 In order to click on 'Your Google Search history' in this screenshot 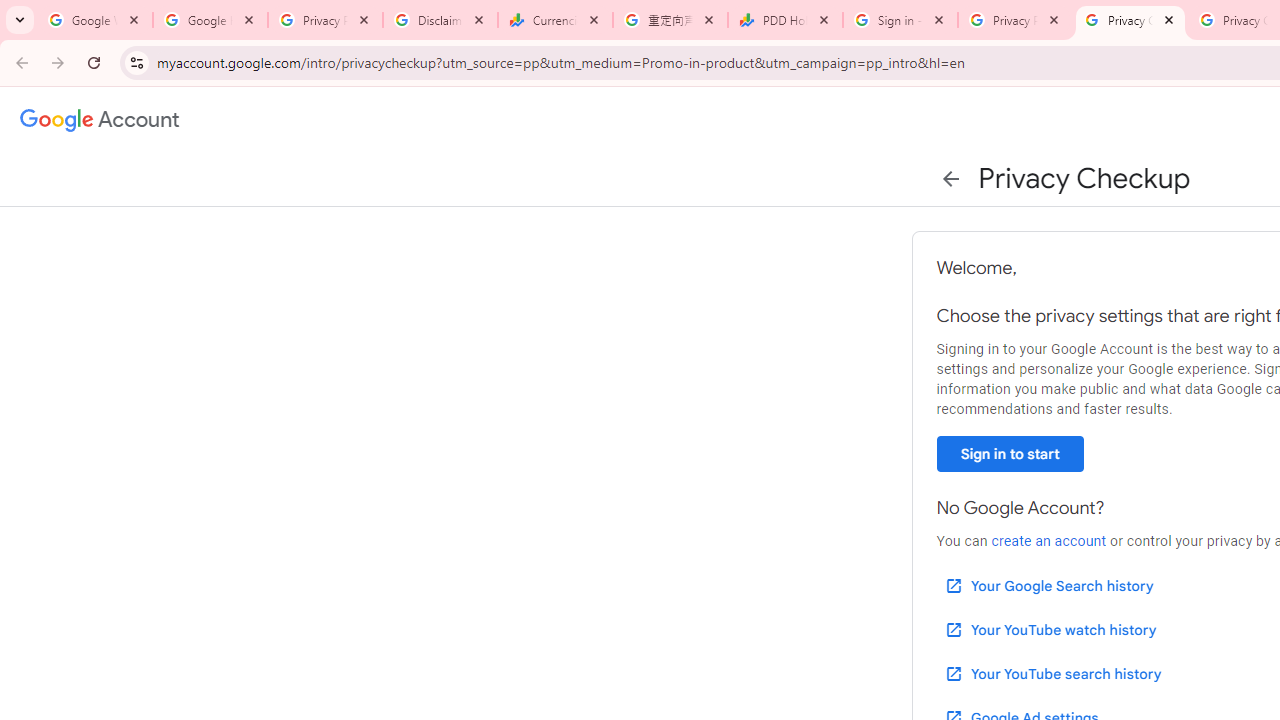, I will do `click(1047, 585)`.